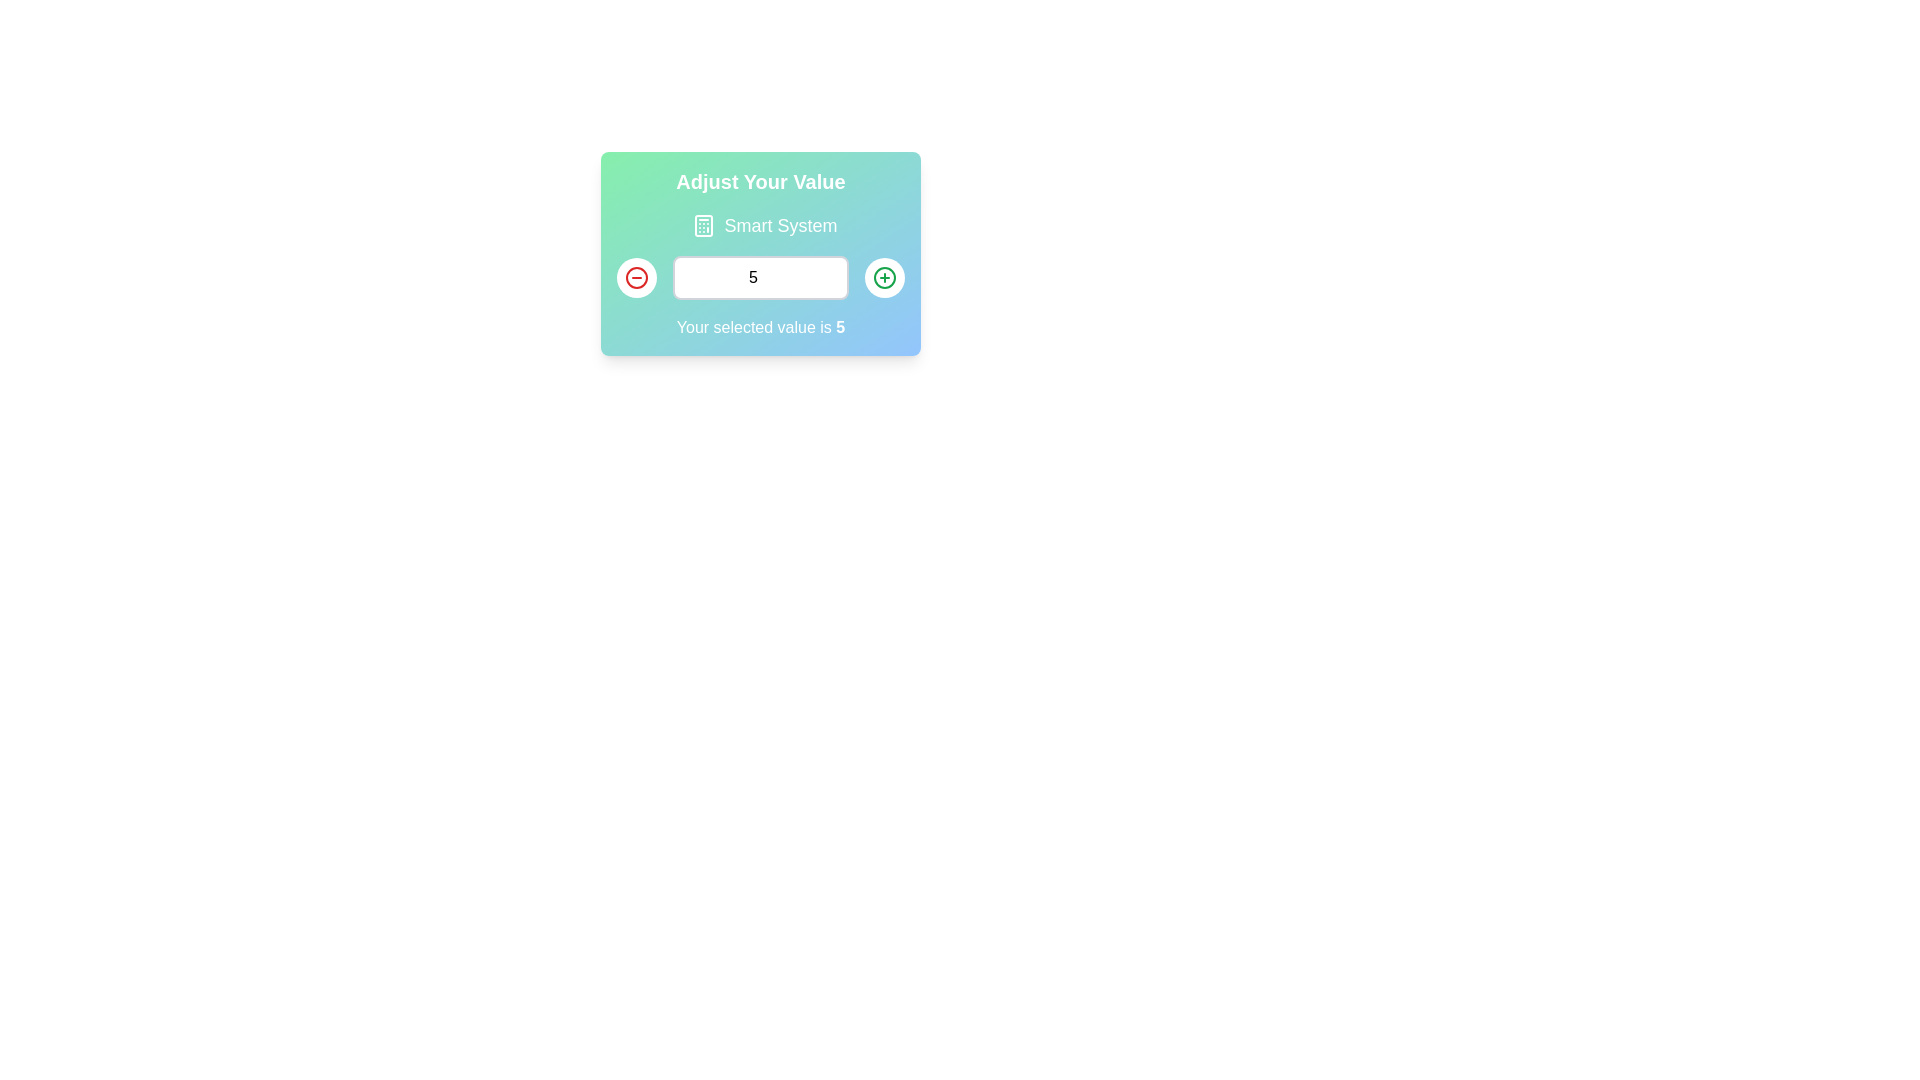  I want to click on the inner circle of the left-hand circular button indicating a subtract or decrease function within the panel titled 'Adjust Your Value', so click(636, 277).